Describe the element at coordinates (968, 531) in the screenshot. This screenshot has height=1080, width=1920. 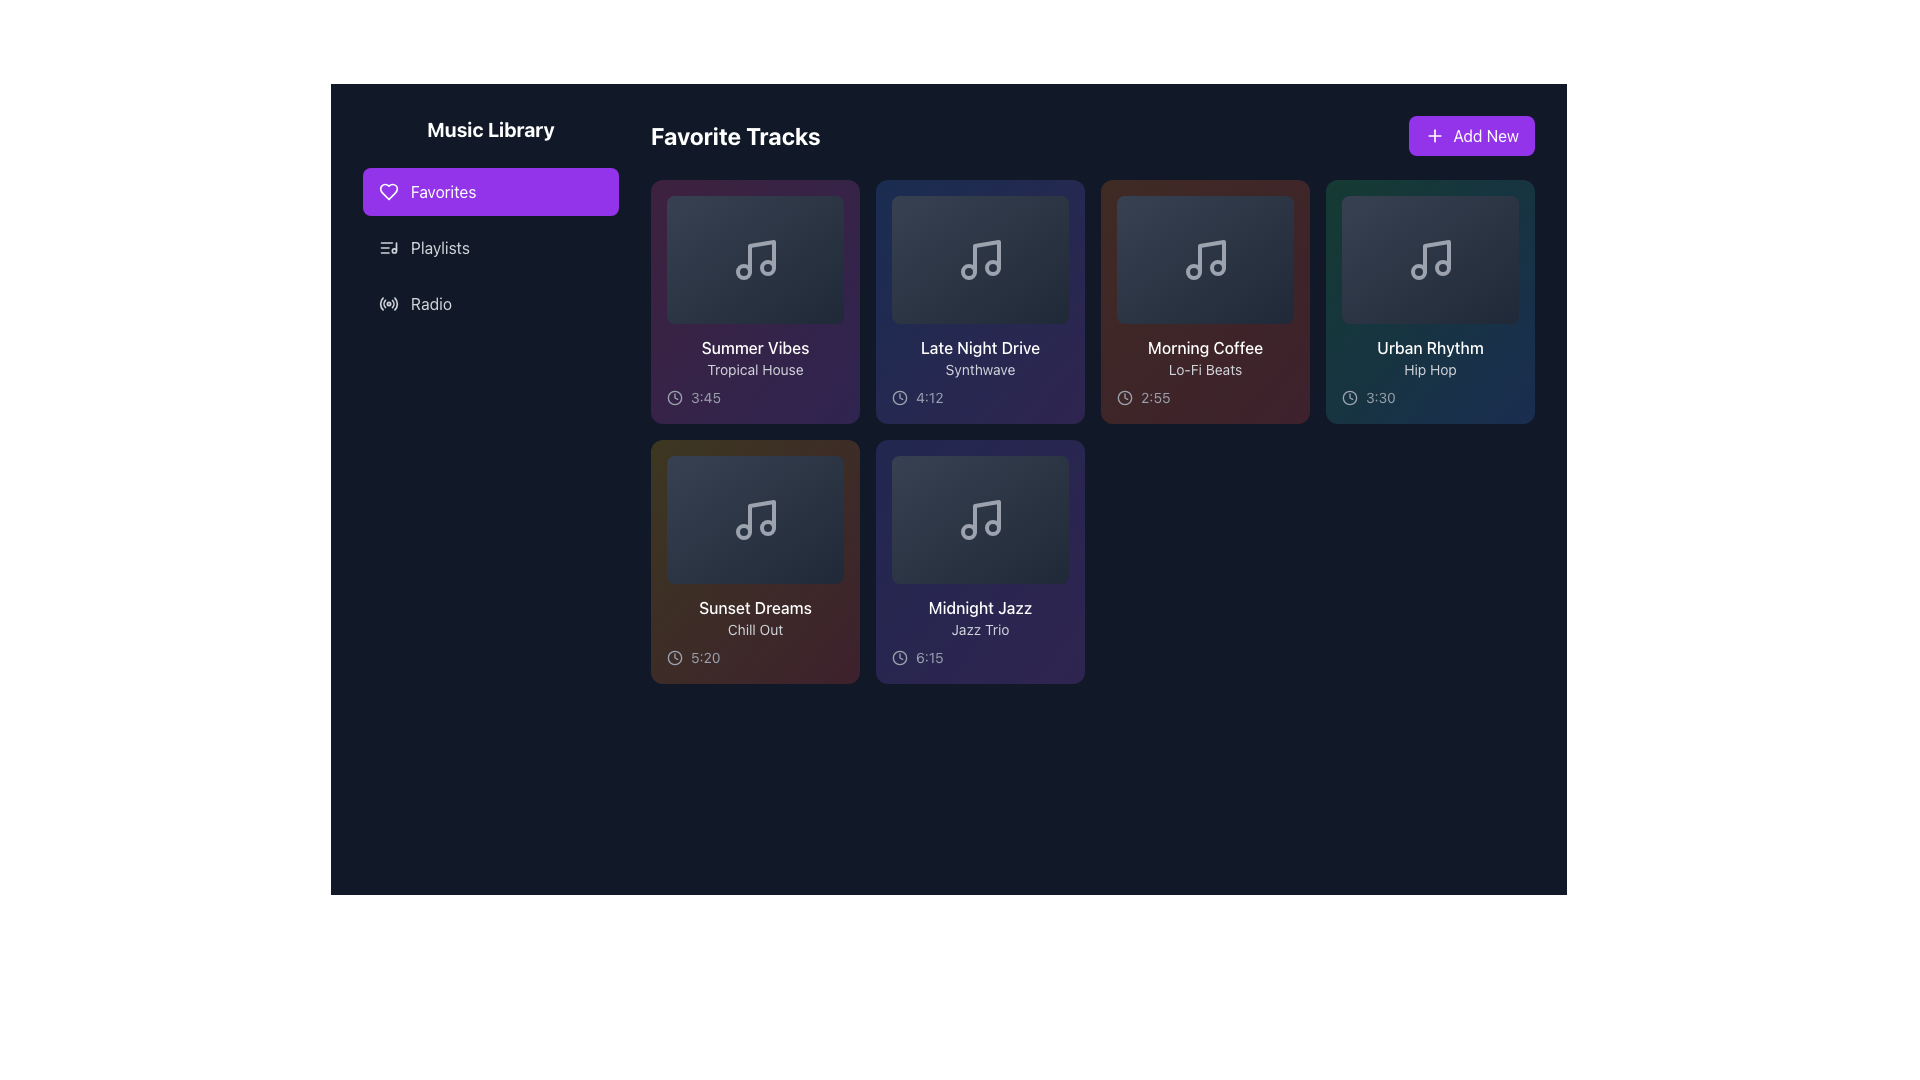
I see `the small circular shape with a thin outline located at the bottom-left of the musical note icon in the 'Midnight Jazz' card in the second row, third column of the track grid` at that location.